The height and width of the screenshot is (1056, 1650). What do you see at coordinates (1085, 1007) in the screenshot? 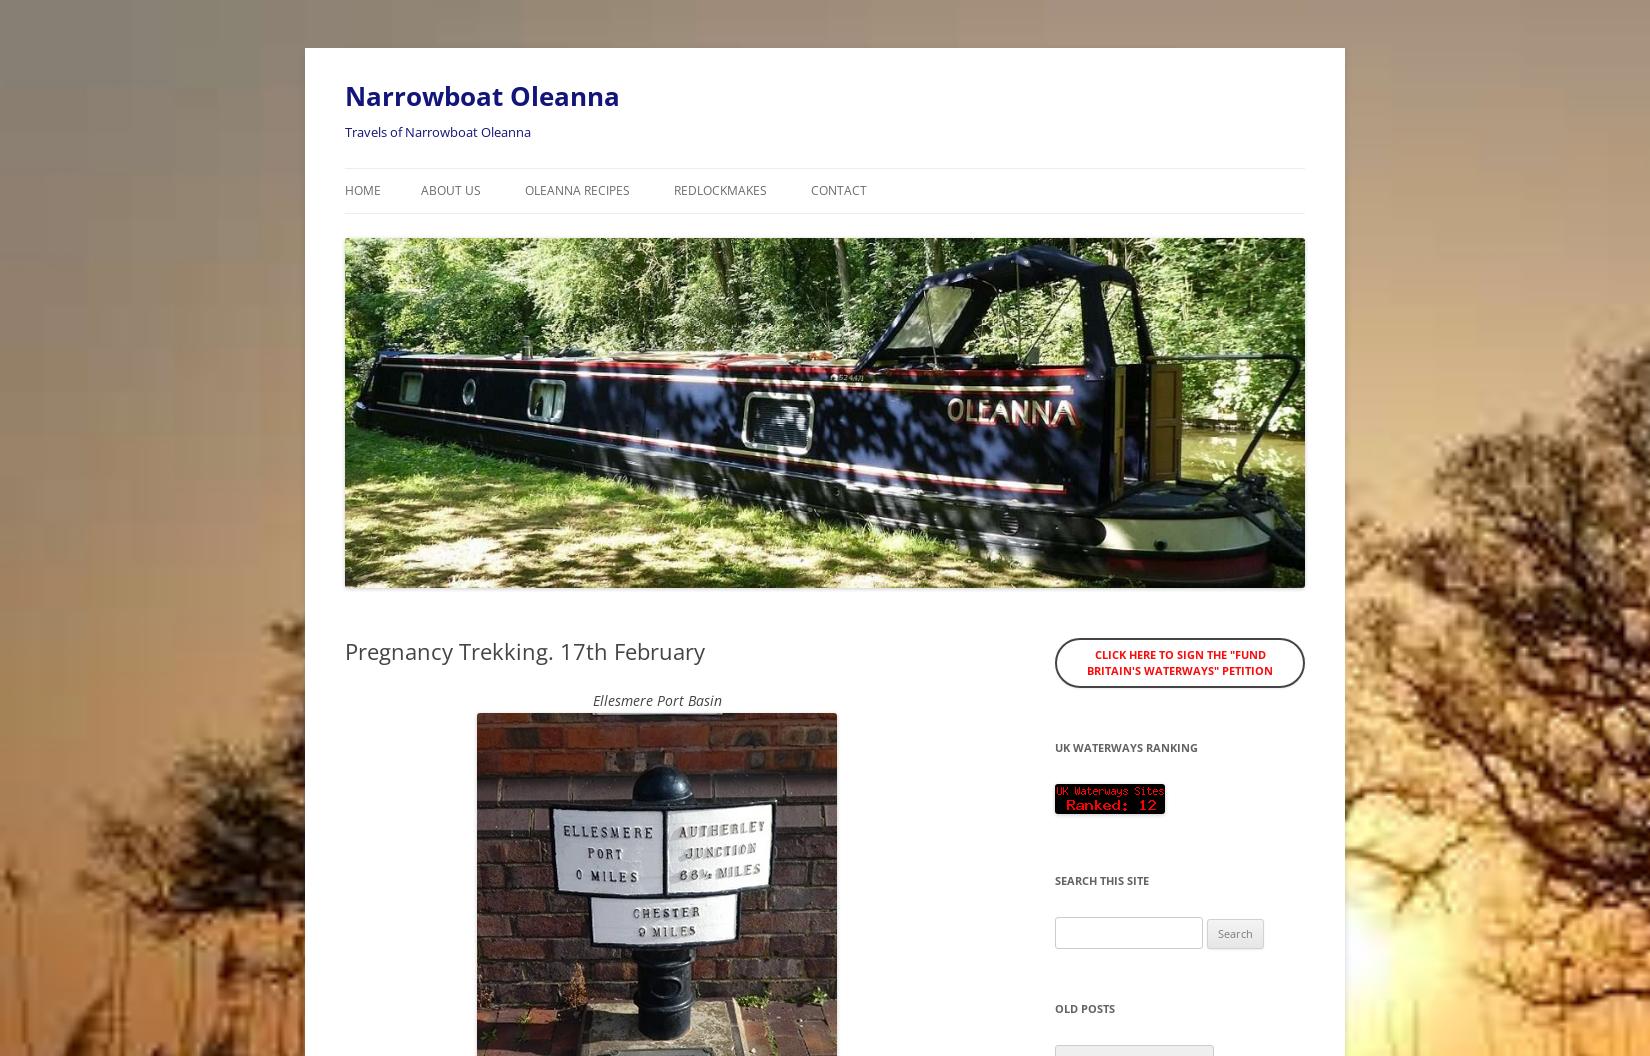
I see `'Old posts'` at bounding box center [1085, 1007].